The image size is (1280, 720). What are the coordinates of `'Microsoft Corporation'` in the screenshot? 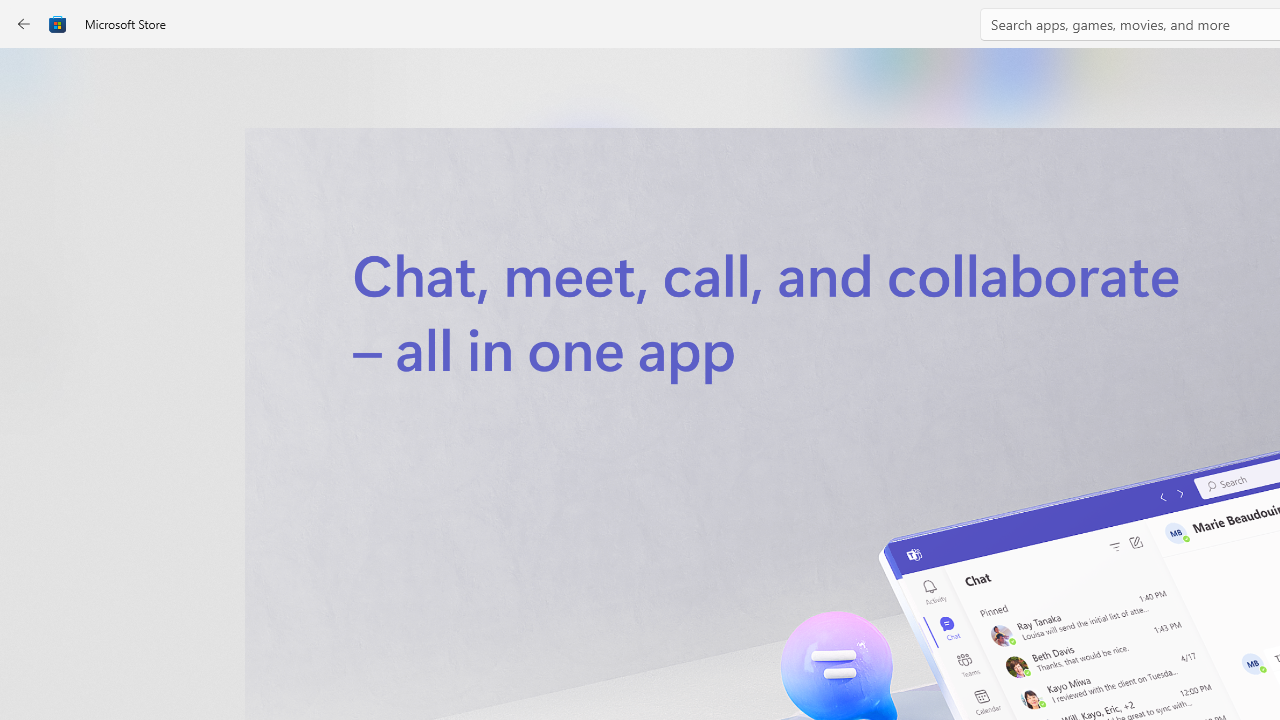 It's located at (673, 332).